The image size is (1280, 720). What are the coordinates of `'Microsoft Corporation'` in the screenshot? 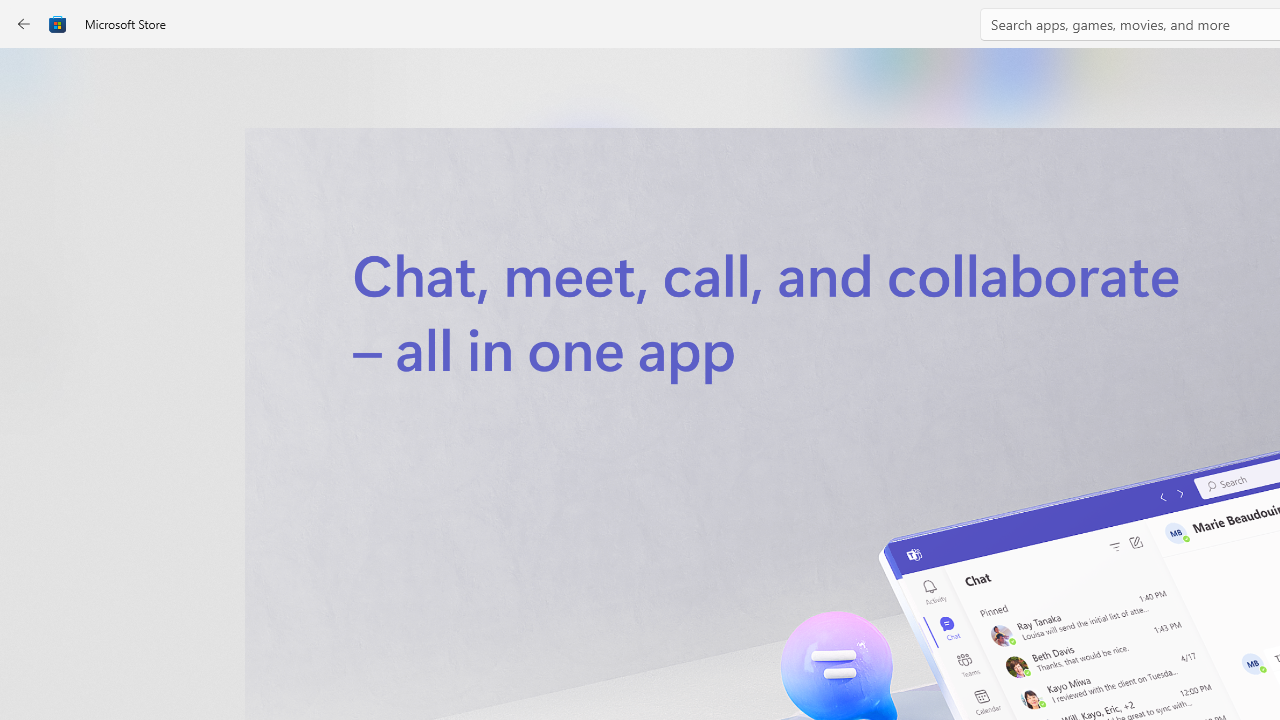 It's located at (673, 332).